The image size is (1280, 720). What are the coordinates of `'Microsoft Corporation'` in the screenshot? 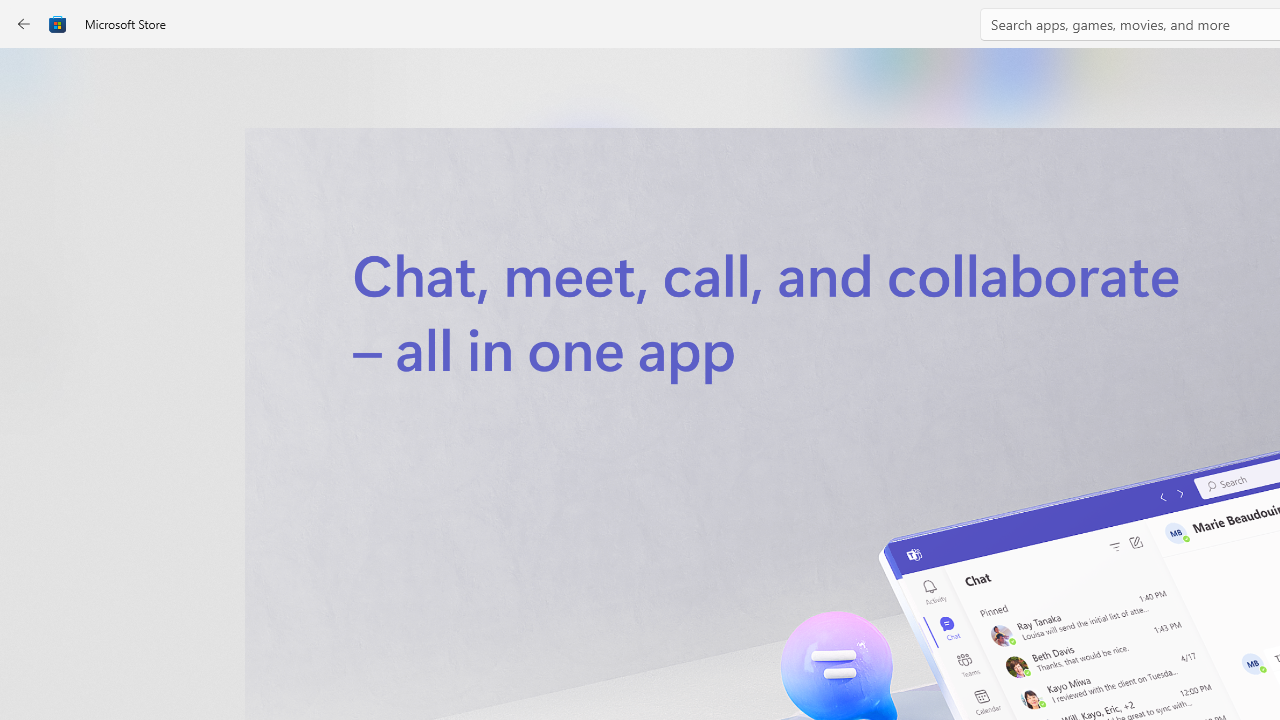 It's located at (673, 332).